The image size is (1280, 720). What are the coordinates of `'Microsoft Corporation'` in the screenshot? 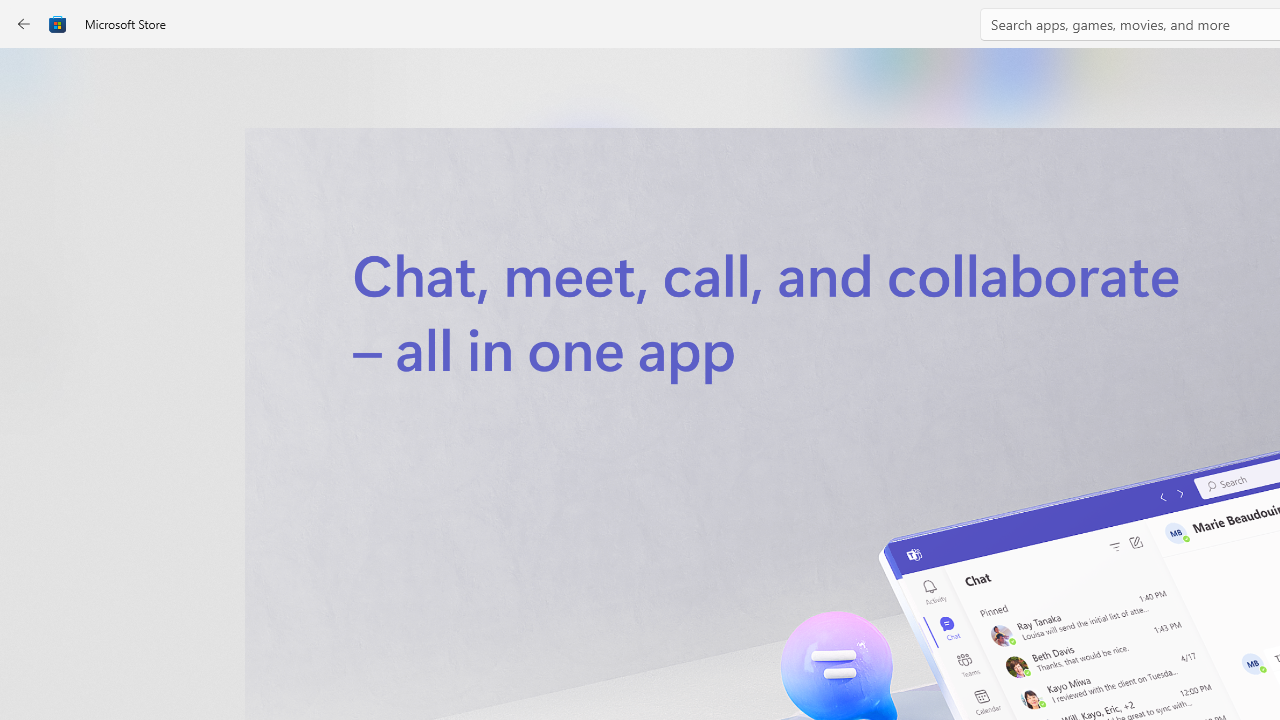 It's located at (673, 332).